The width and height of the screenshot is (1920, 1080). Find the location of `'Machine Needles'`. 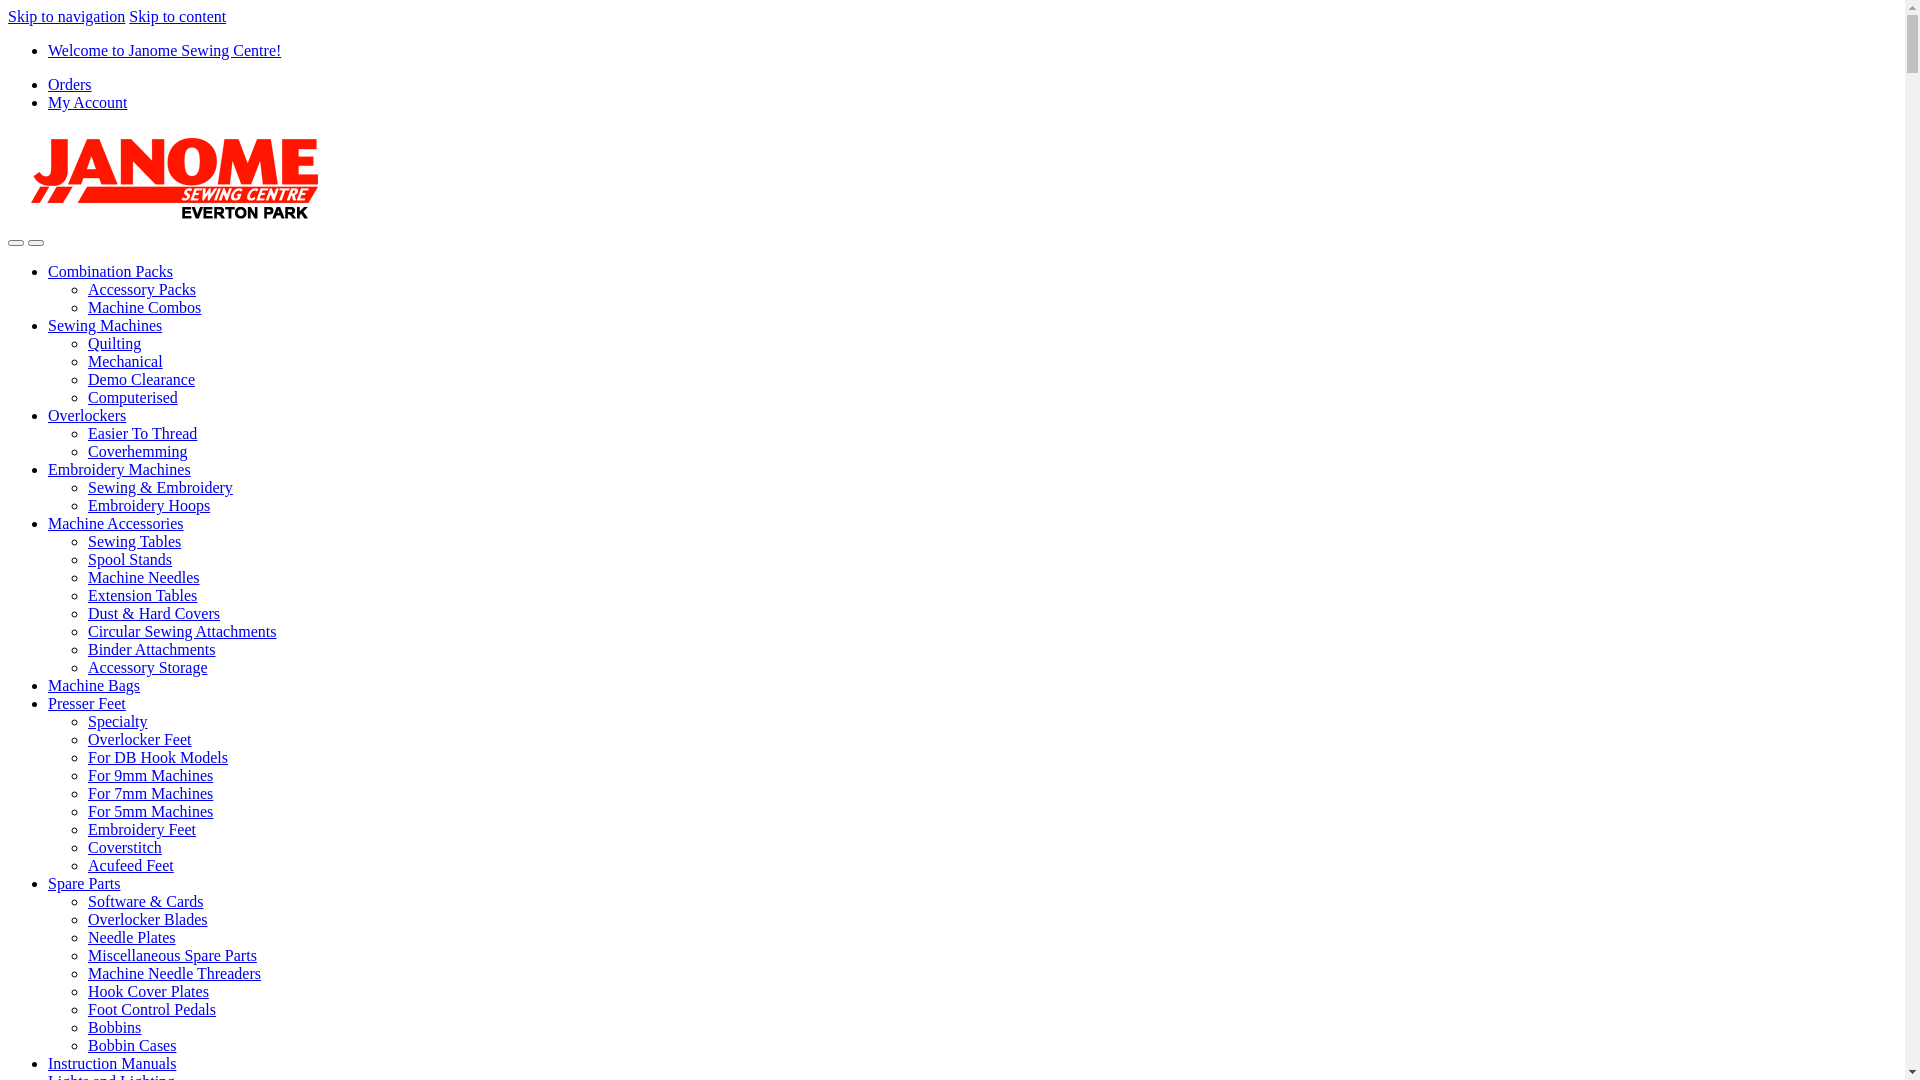

'Machine Needles' is located at coordinates (143, 577).